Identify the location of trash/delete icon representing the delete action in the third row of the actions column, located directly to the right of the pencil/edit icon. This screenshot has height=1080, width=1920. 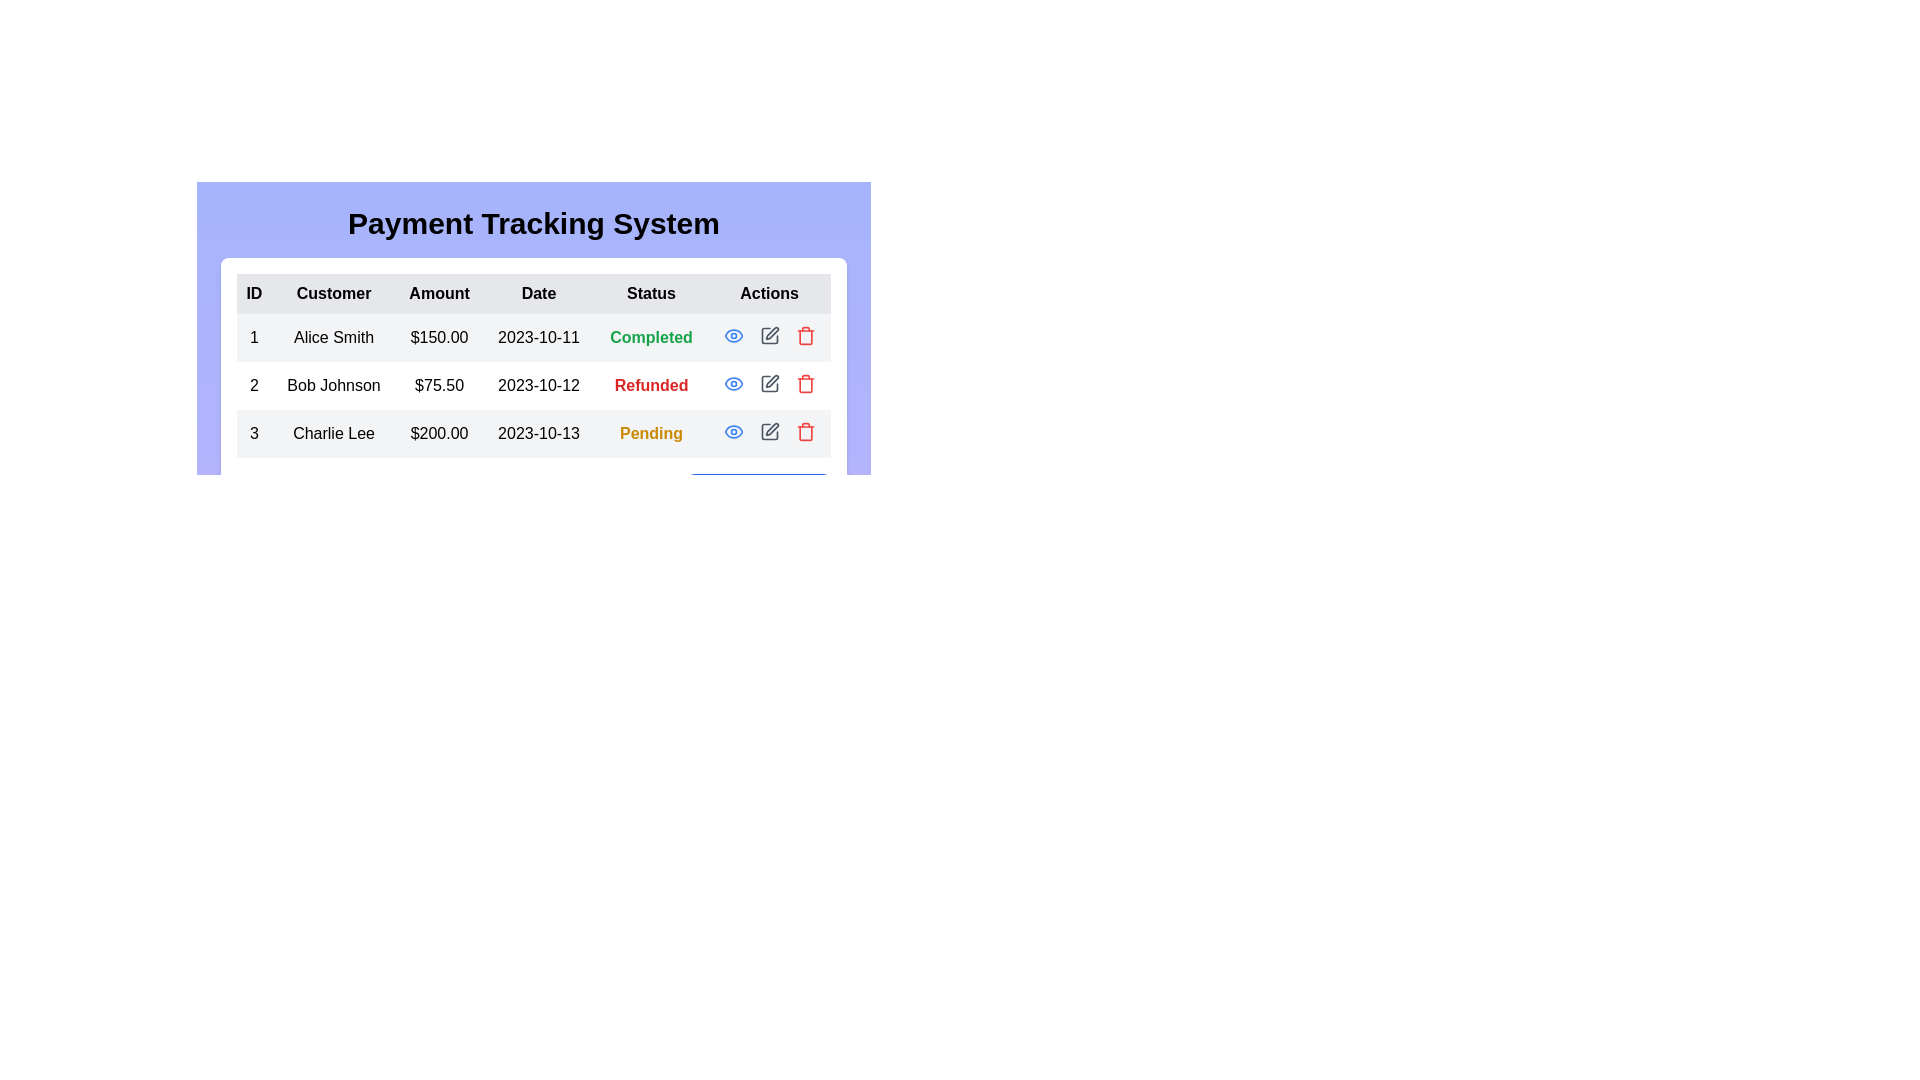
(805, 385).